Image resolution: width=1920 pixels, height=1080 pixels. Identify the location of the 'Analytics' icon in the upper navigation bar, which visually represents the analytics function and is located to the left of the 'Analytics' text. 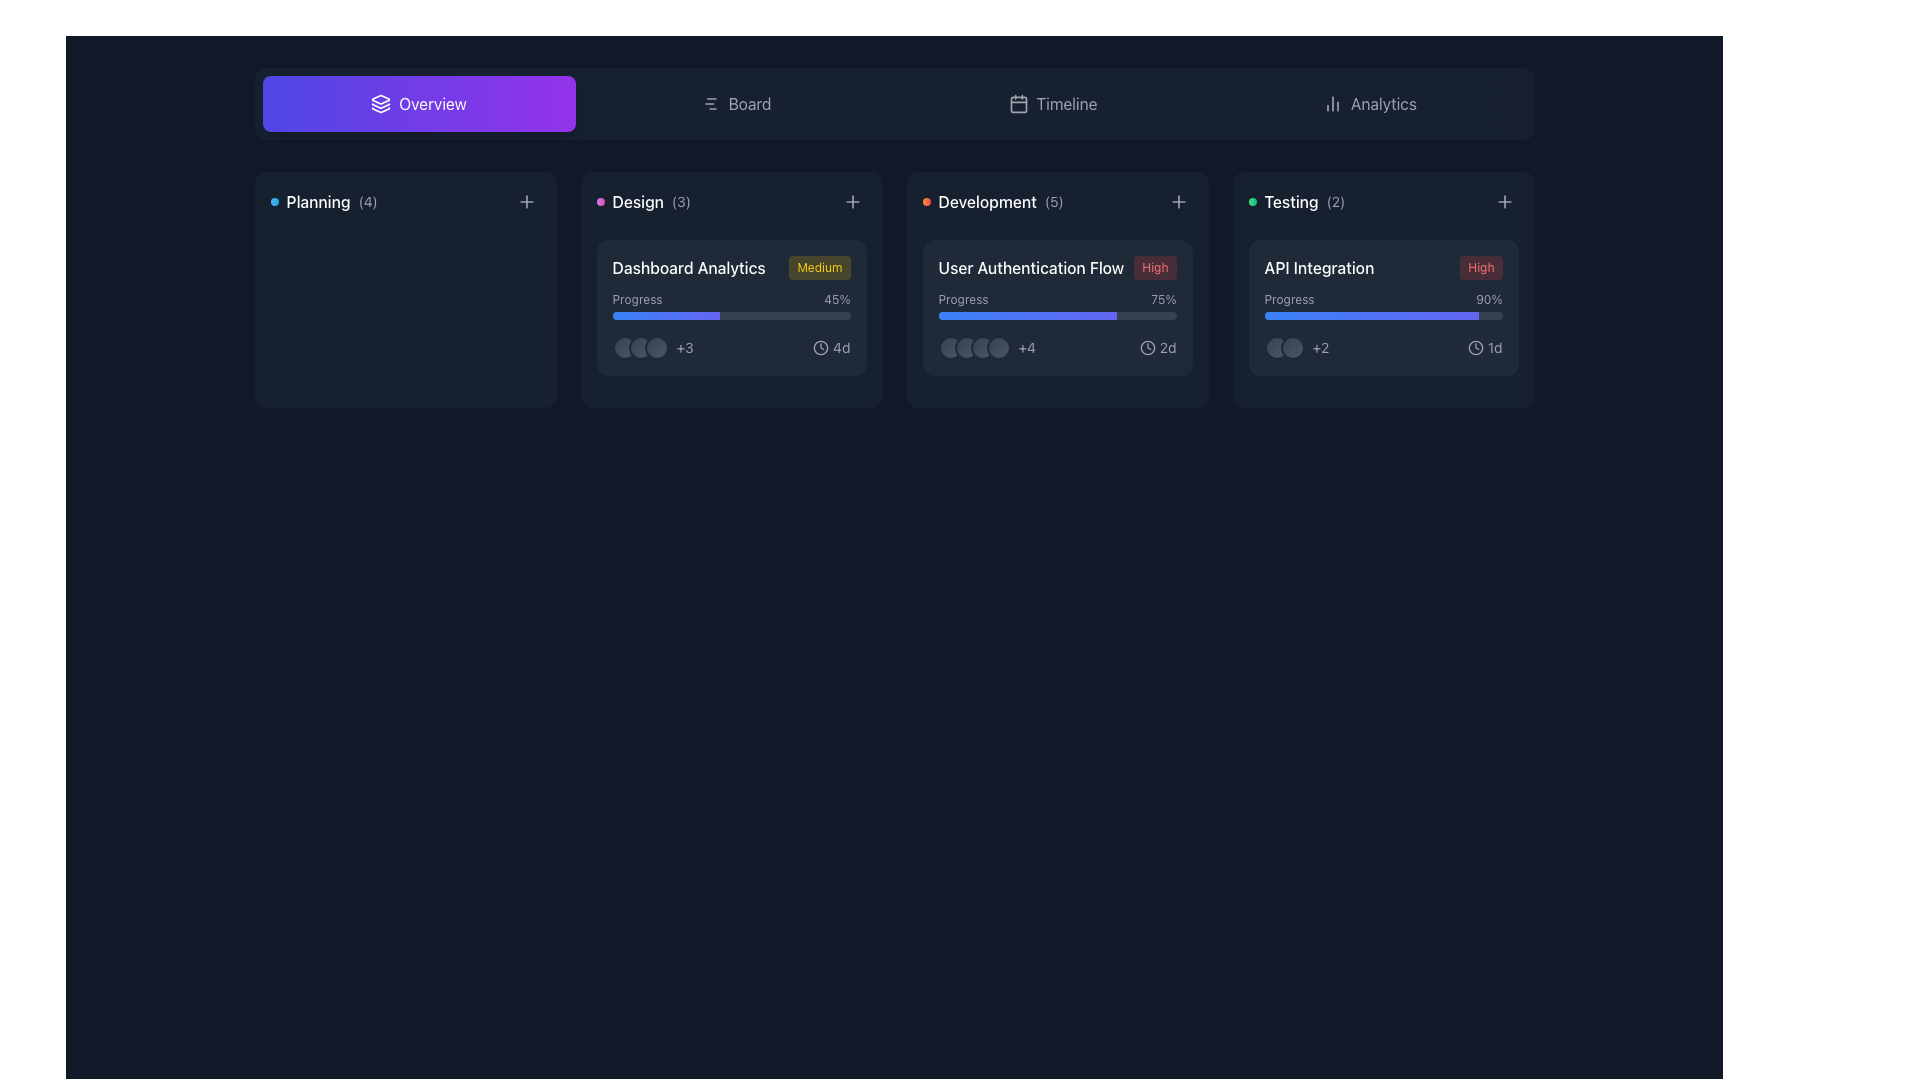
(1333, 104).